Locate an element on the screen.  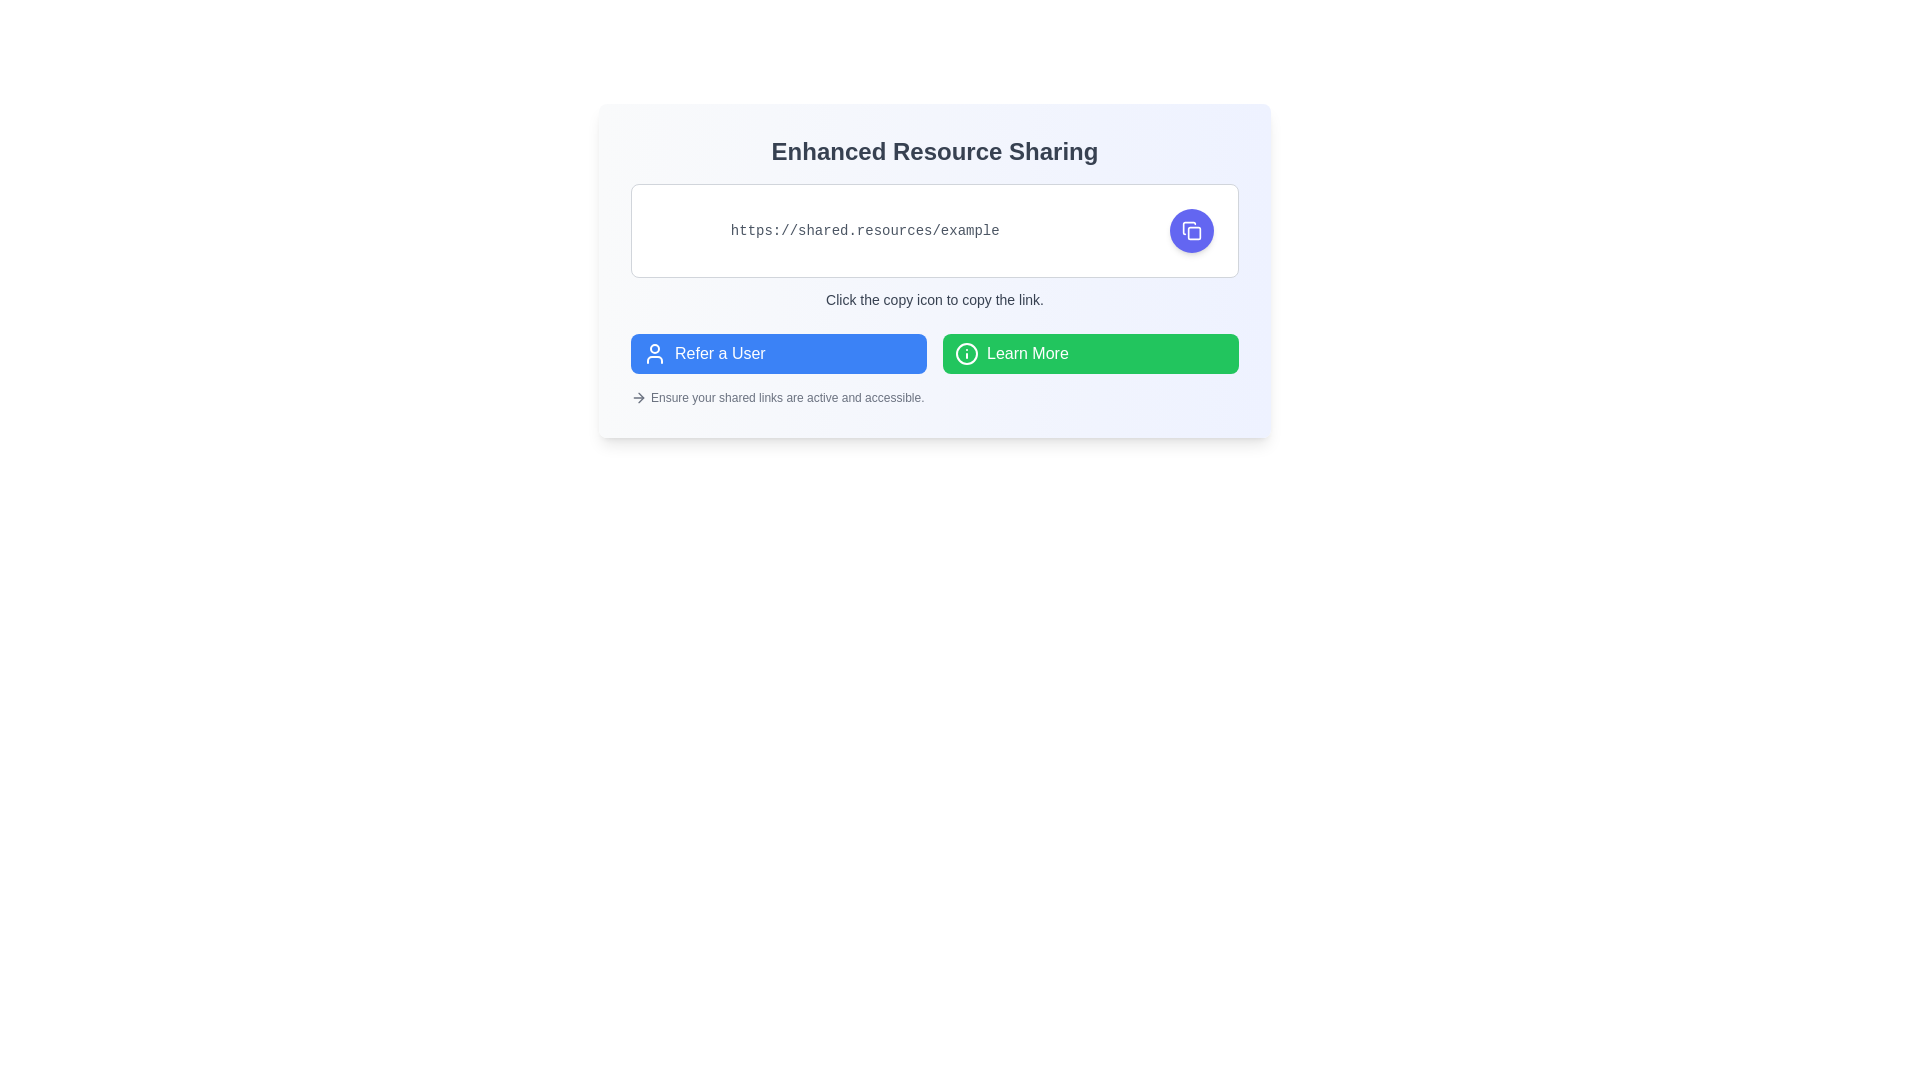
the Right-pointing Arrow icon, which indicates a forward action and is located near the 'Refer a User' button is located at coordinates (641, 397).